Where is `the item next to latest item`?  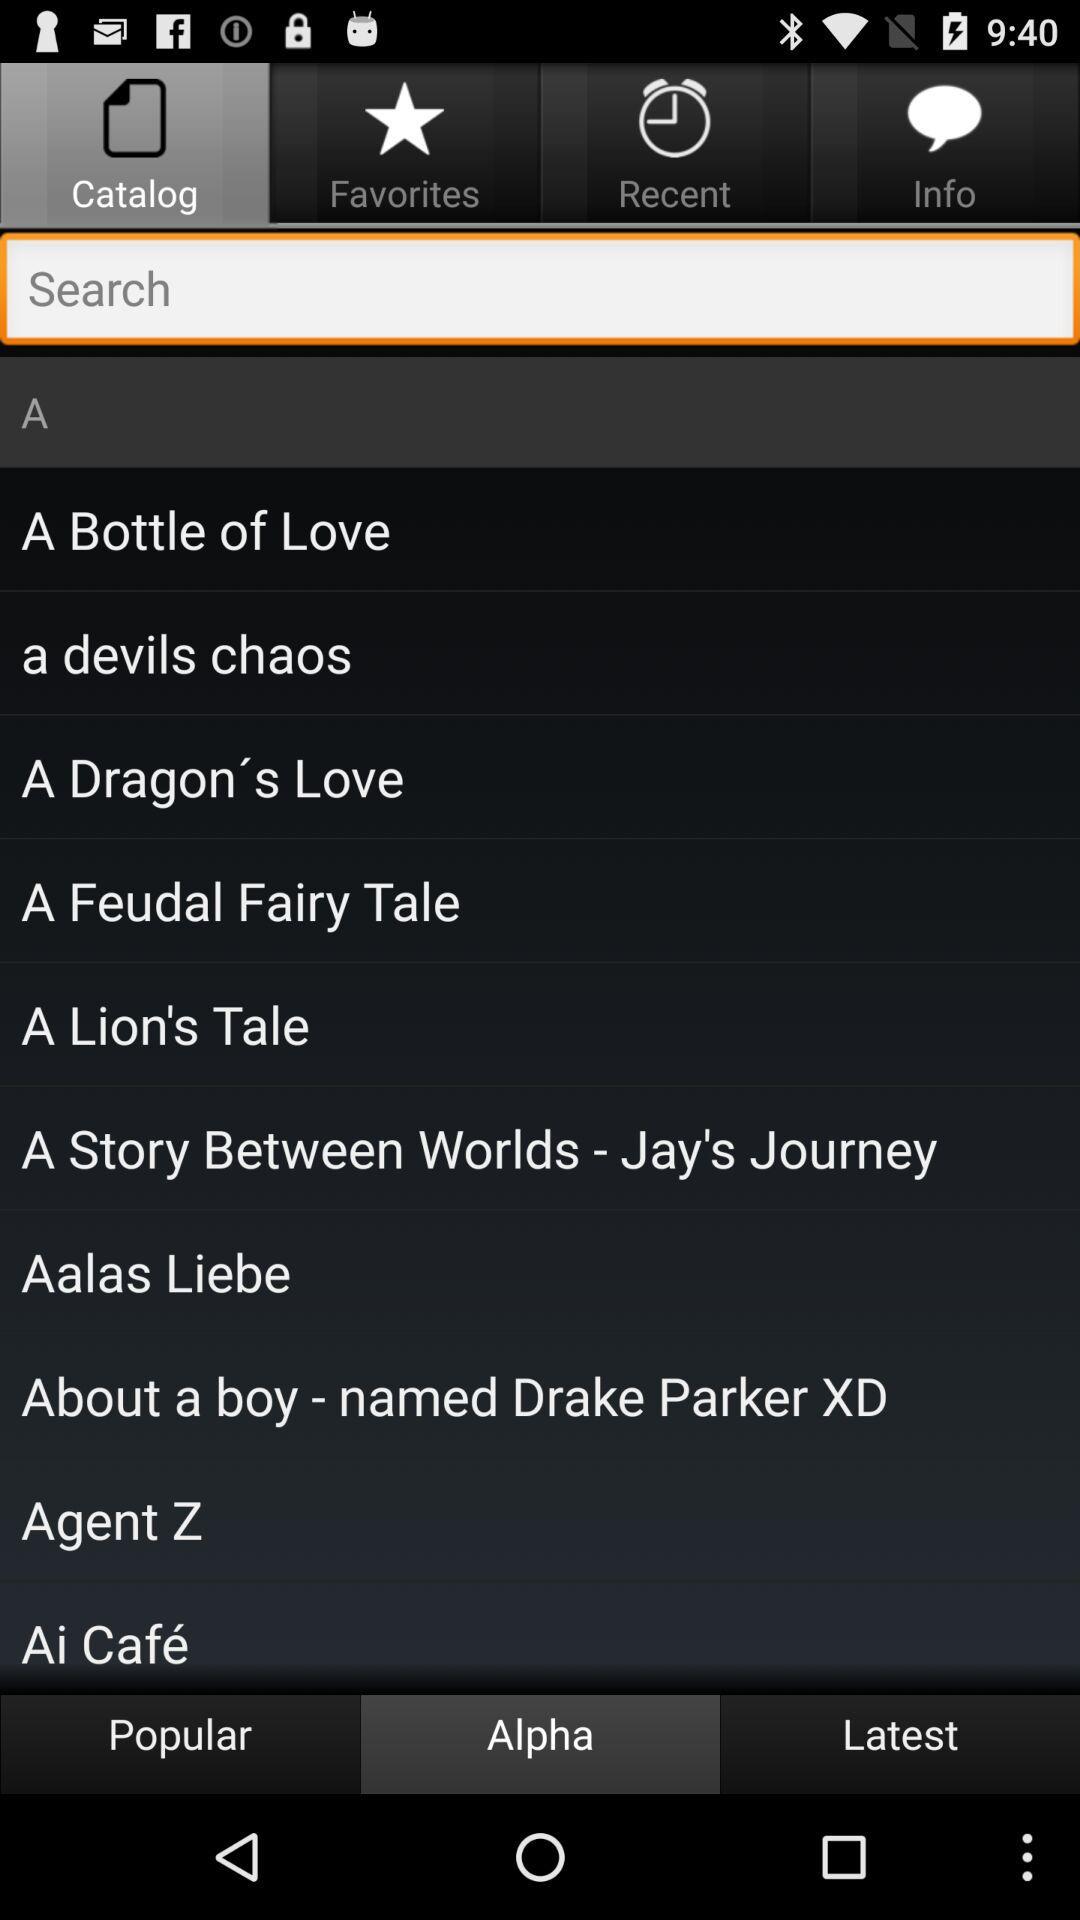 the item next to latest item is located at coordinates (540, 1743).